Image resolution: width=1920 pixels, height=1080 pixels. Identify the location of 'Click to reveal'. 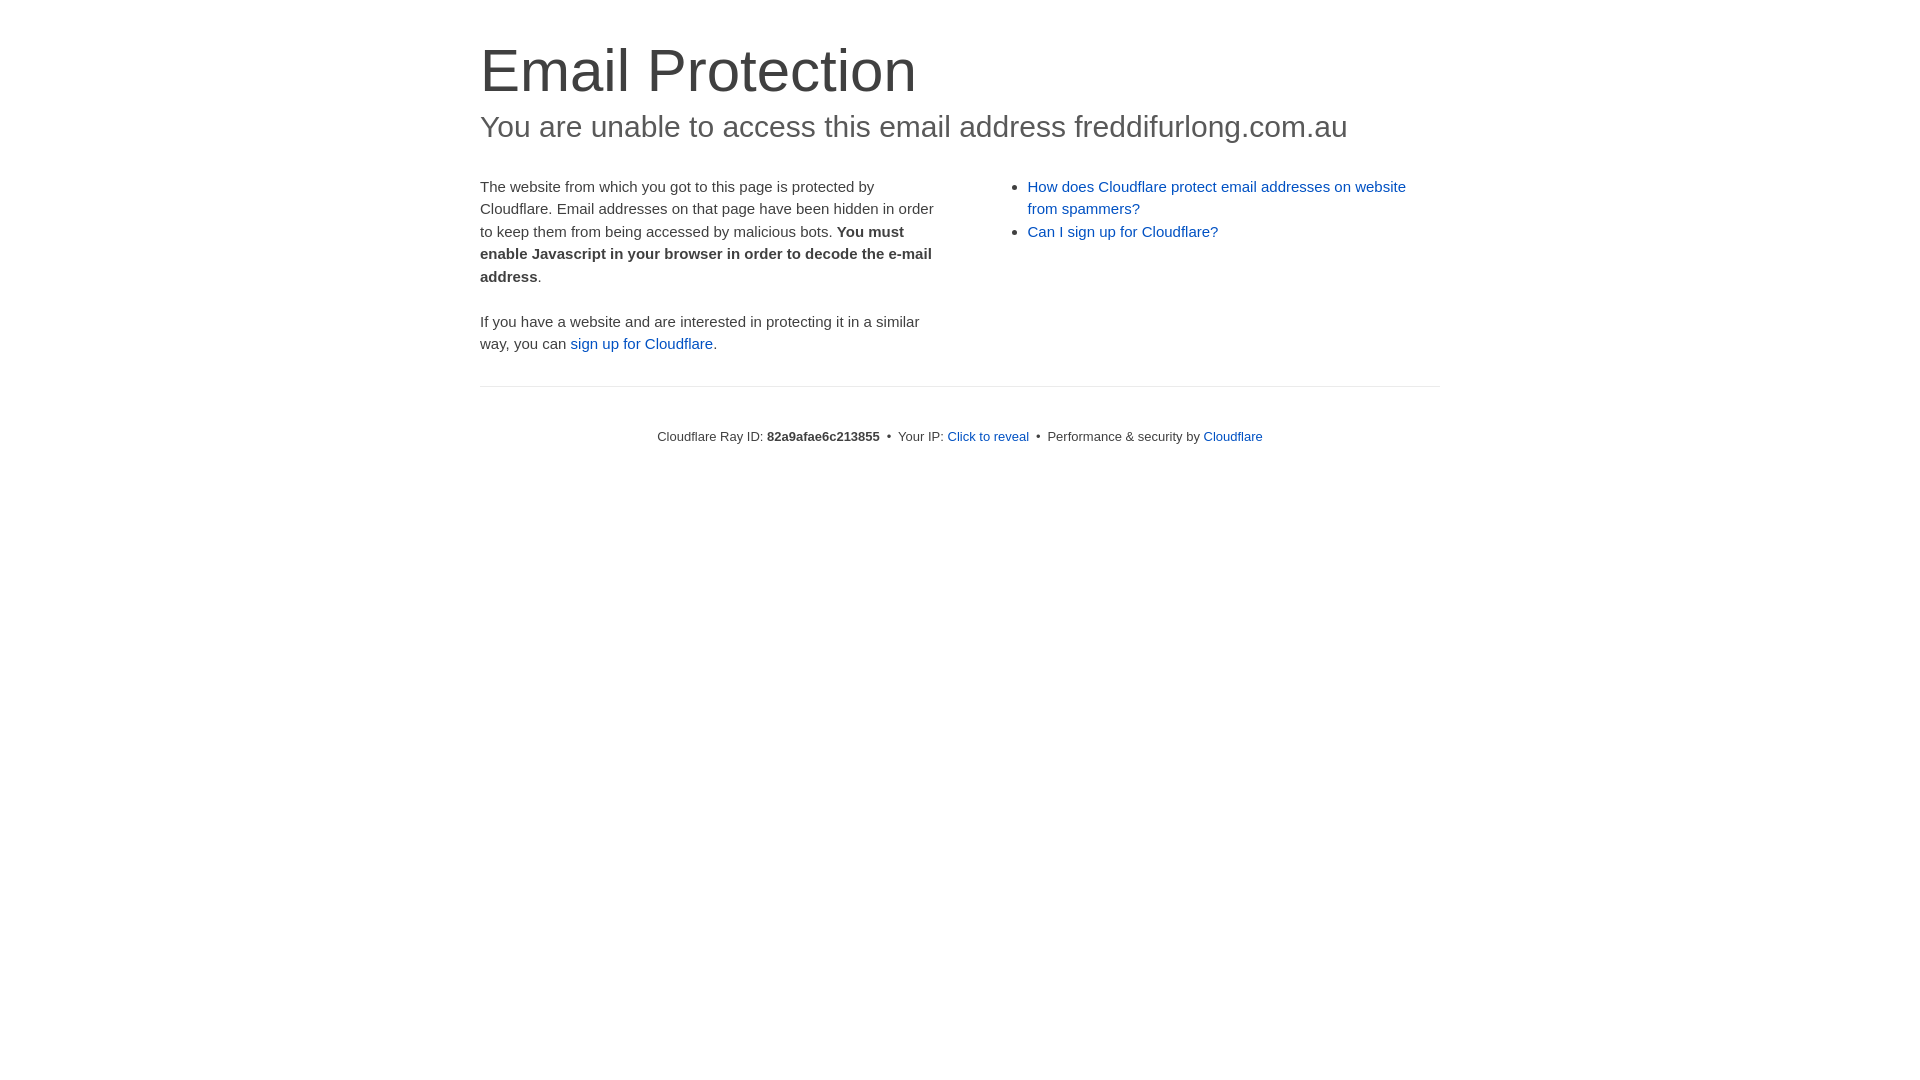
(988, 435).